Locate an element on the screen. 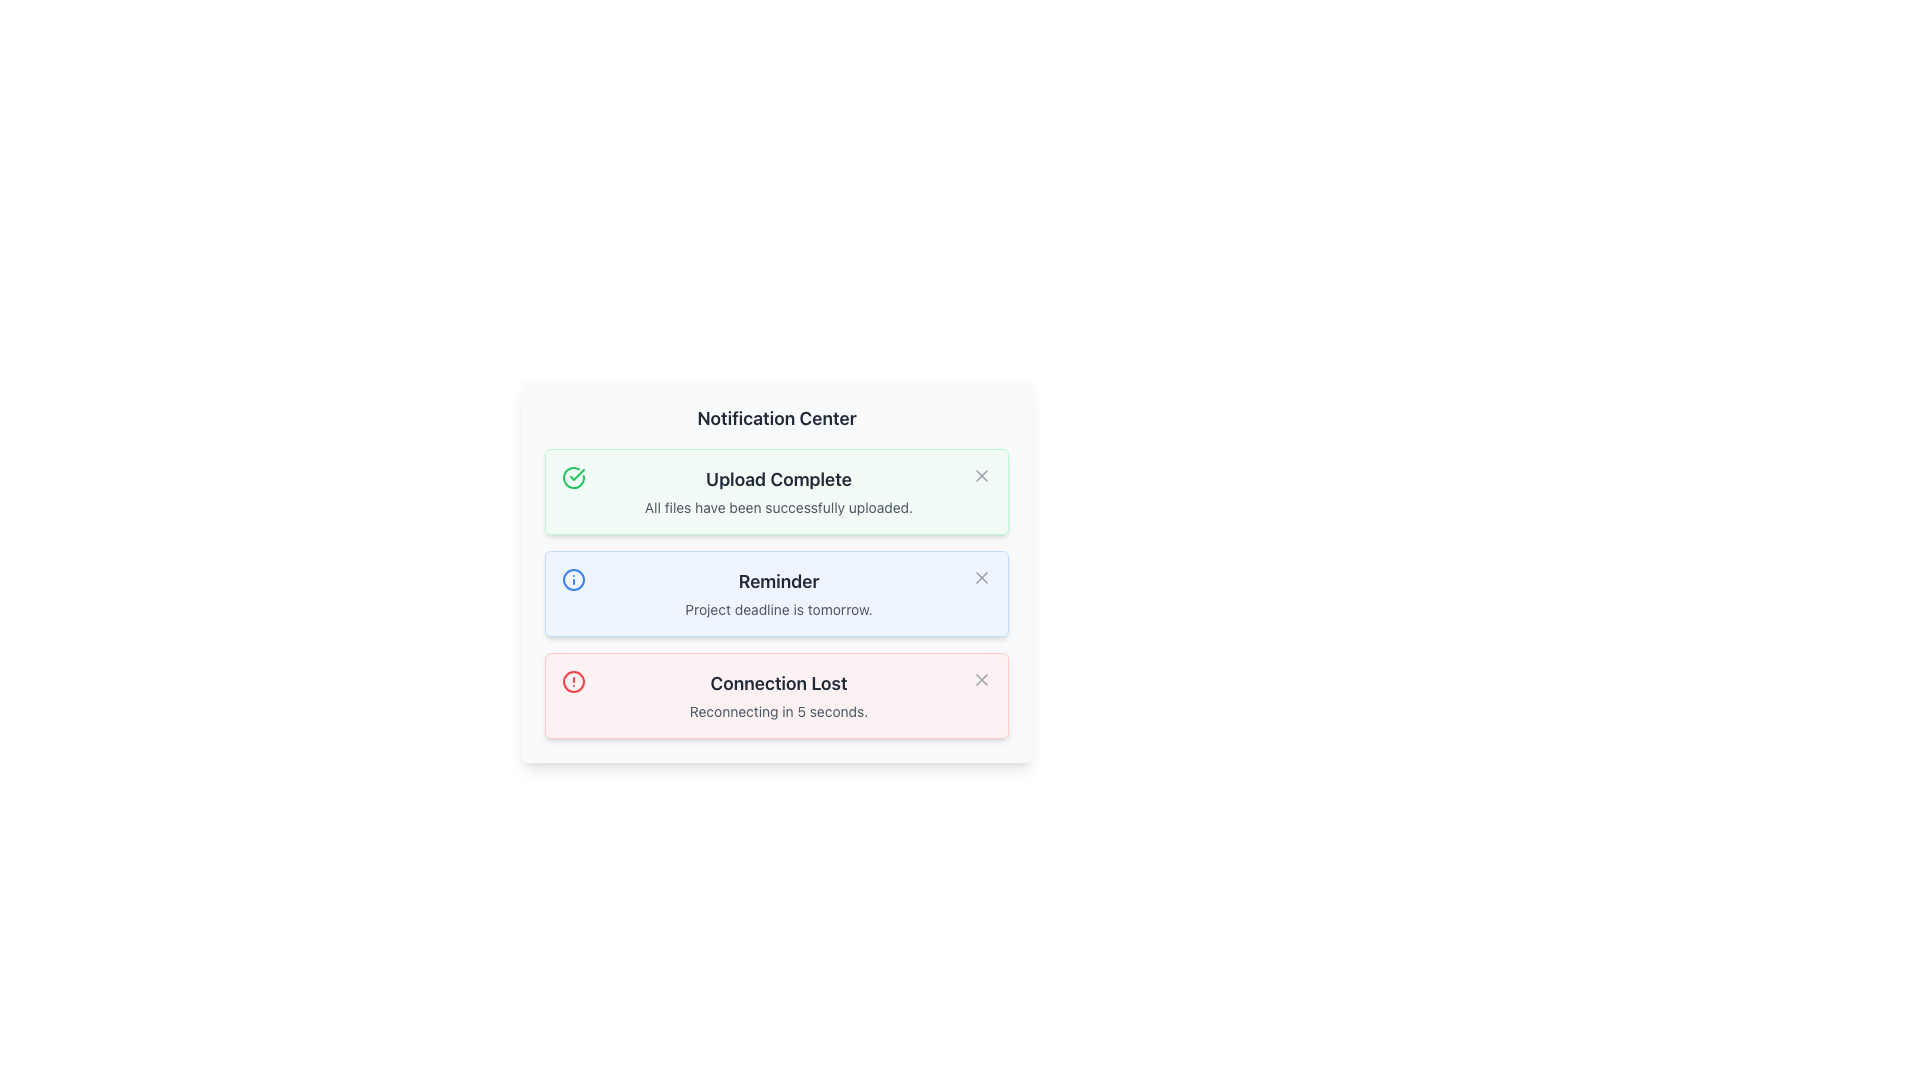  the close button (an 'X' icon) in the top-right corner of the 'Connection Lost' notification is located at coordinates (982, 678).